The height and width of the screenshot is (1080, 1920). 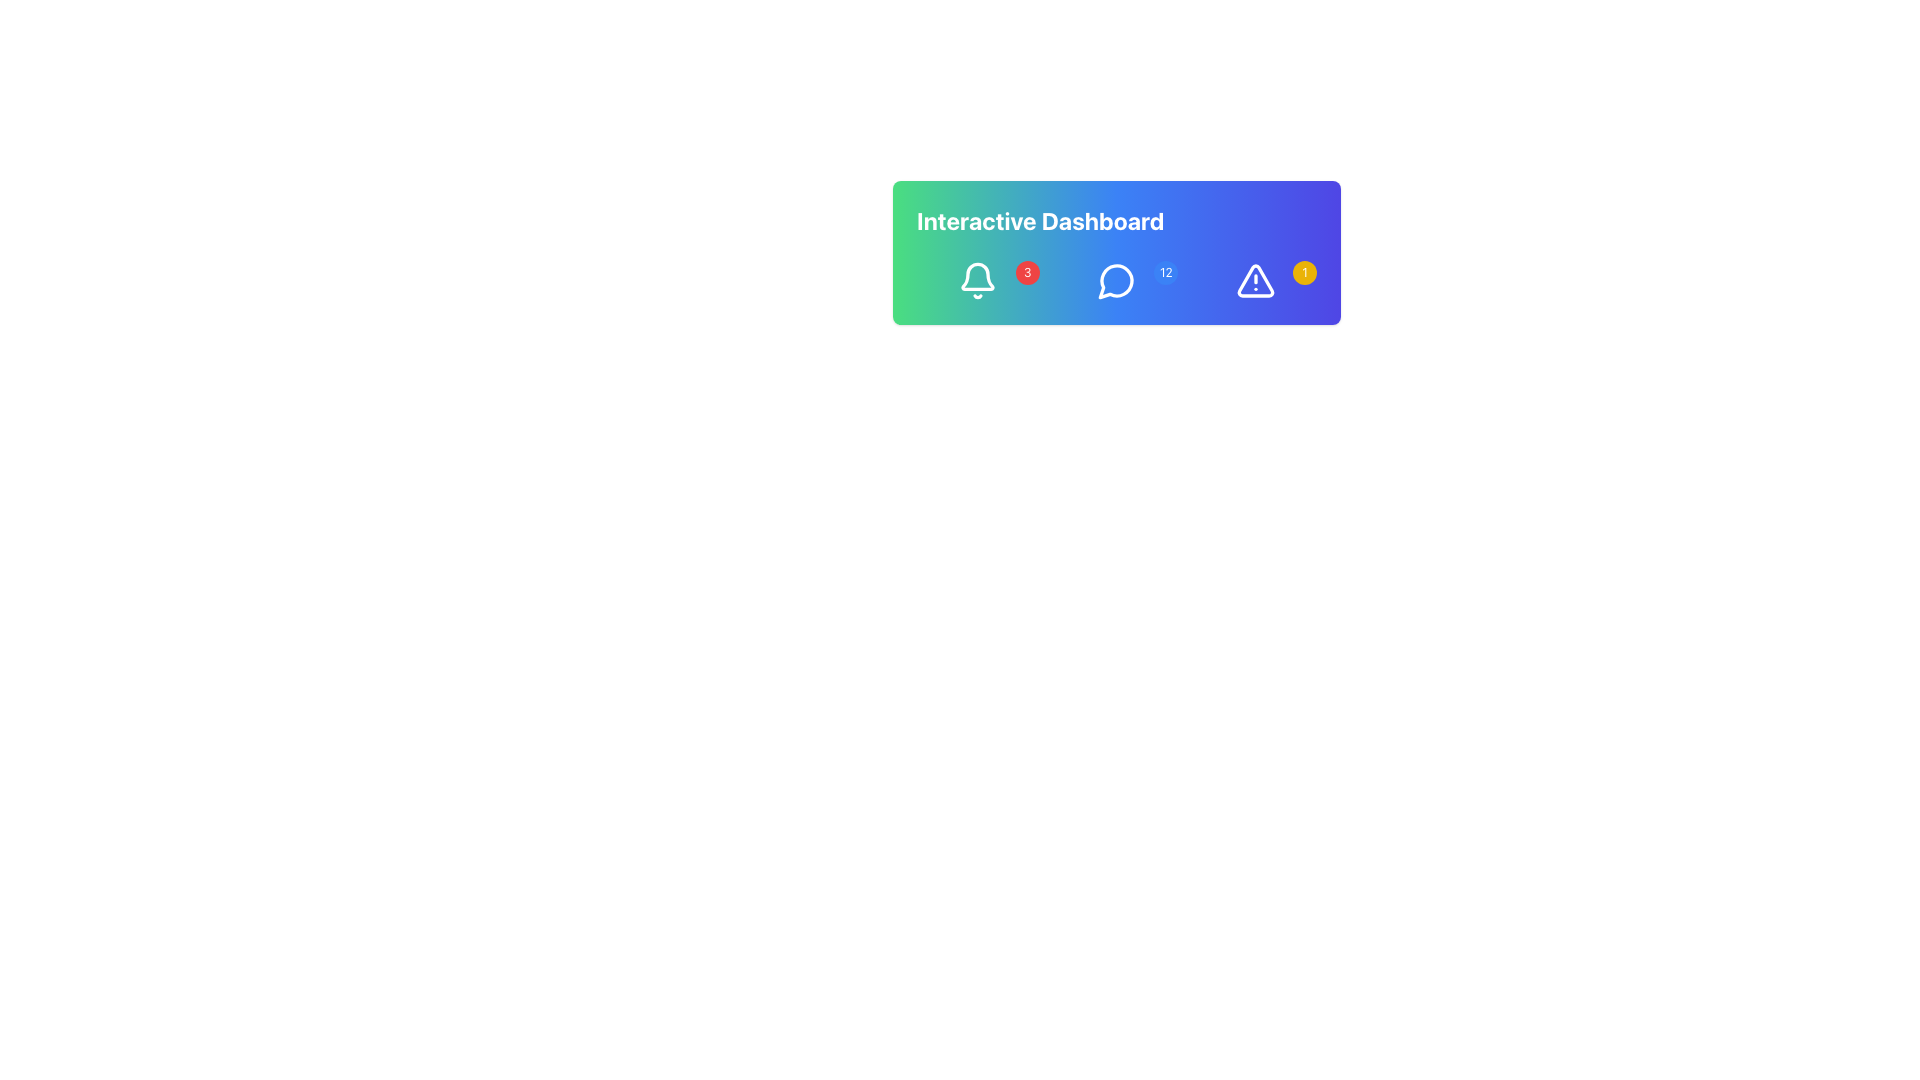 I want to click on the blue badge displaying the number '12' located at the top-right corner of the speech bubble icon in the interface, so click(x=1116, y=281).